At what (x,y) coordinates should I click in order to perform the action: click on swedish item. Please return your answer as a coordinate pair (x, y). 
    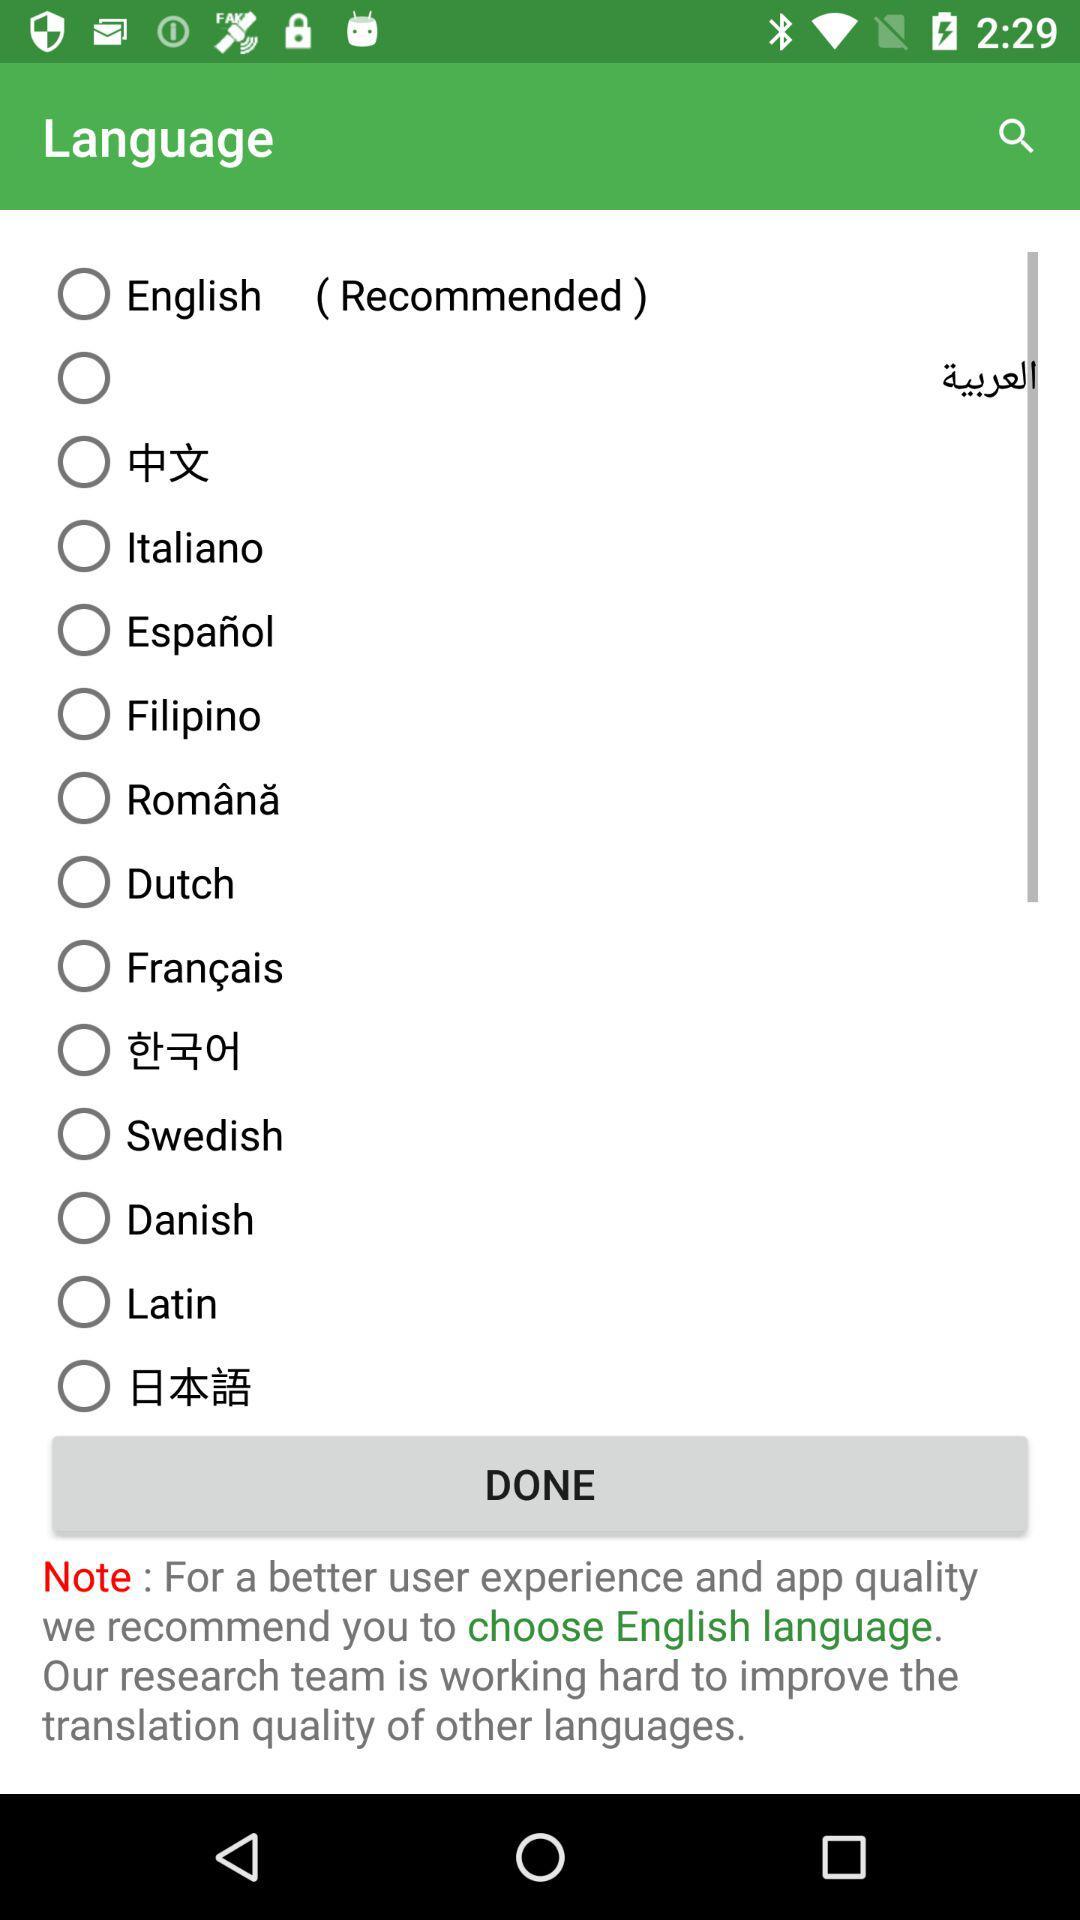
    Looking at the image, I should click on (540, 1133).